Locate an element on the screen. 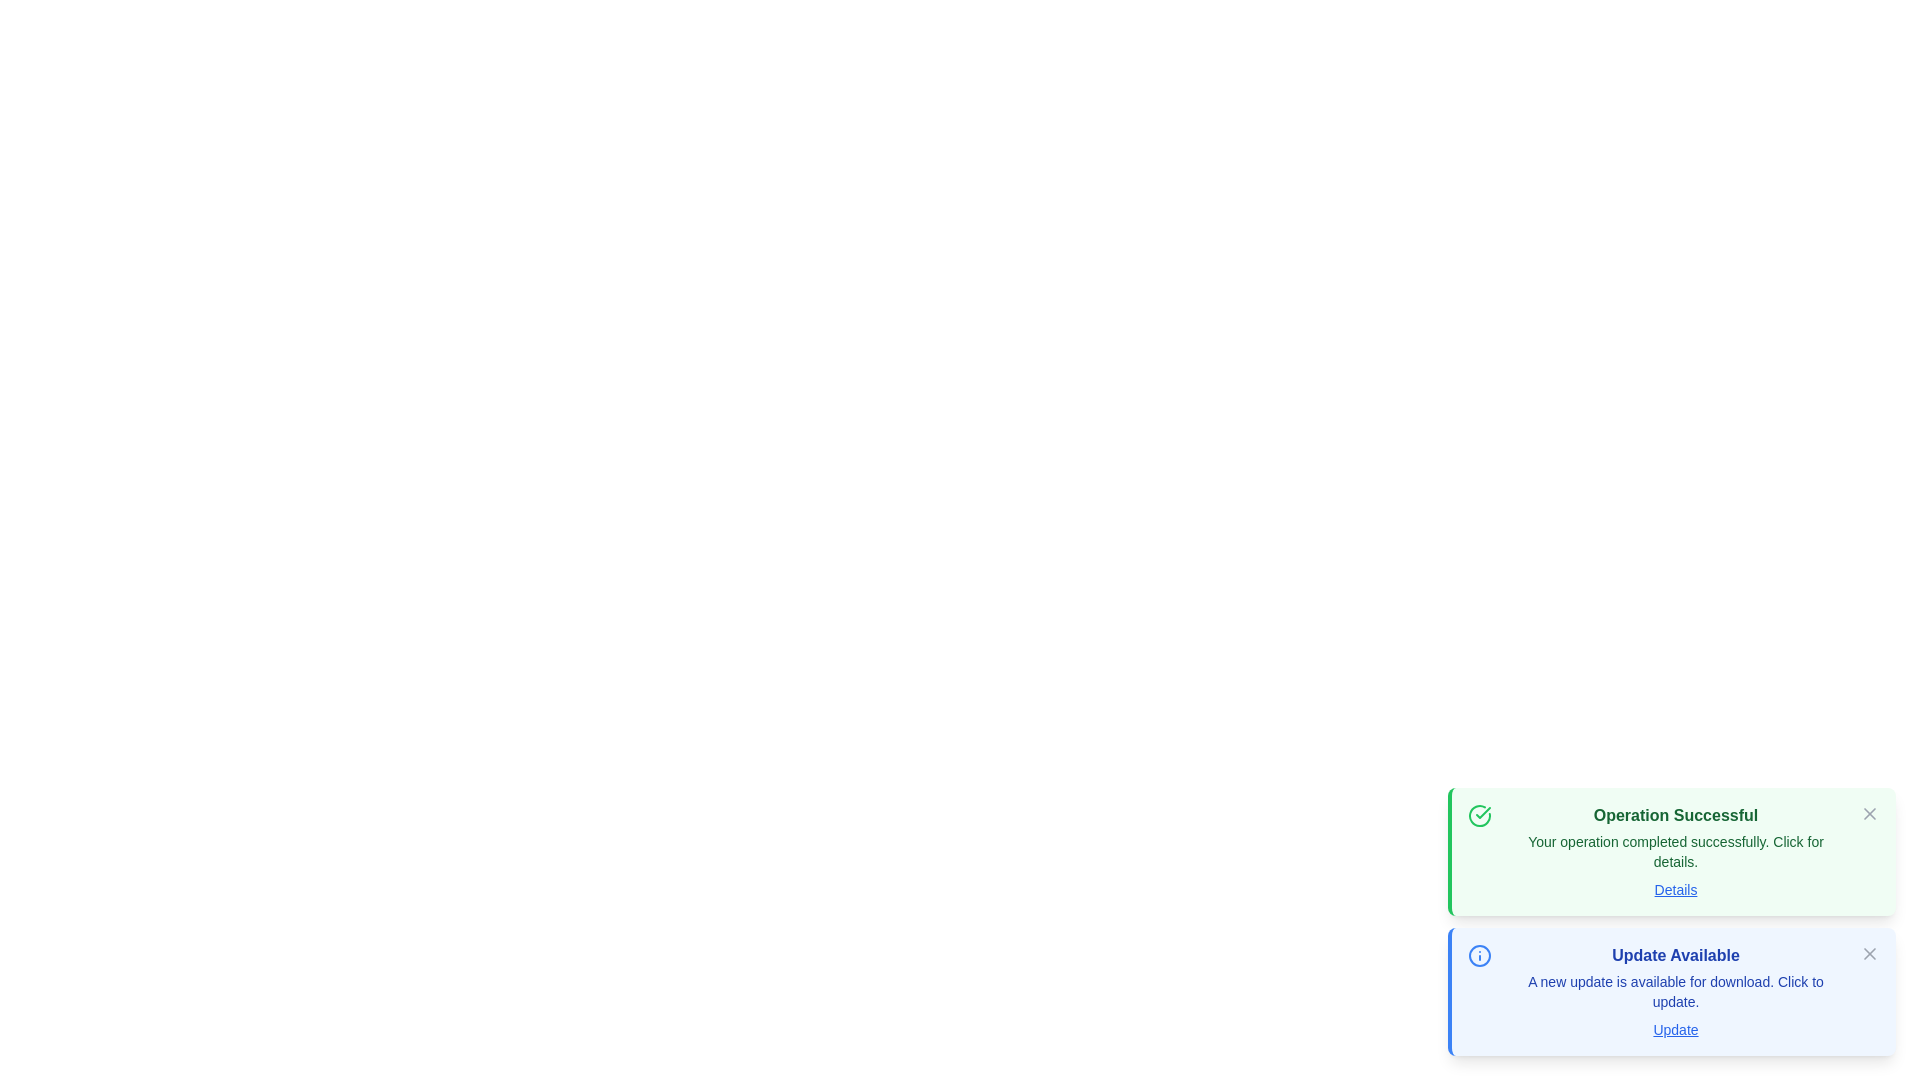 Image resolution: width=1920 pixels, height=1080 pixels. the SVG Circle element with a blue border located inside the blue information icon in the header of the 'Update Available' notification card is located at coordinates (1479, 955).